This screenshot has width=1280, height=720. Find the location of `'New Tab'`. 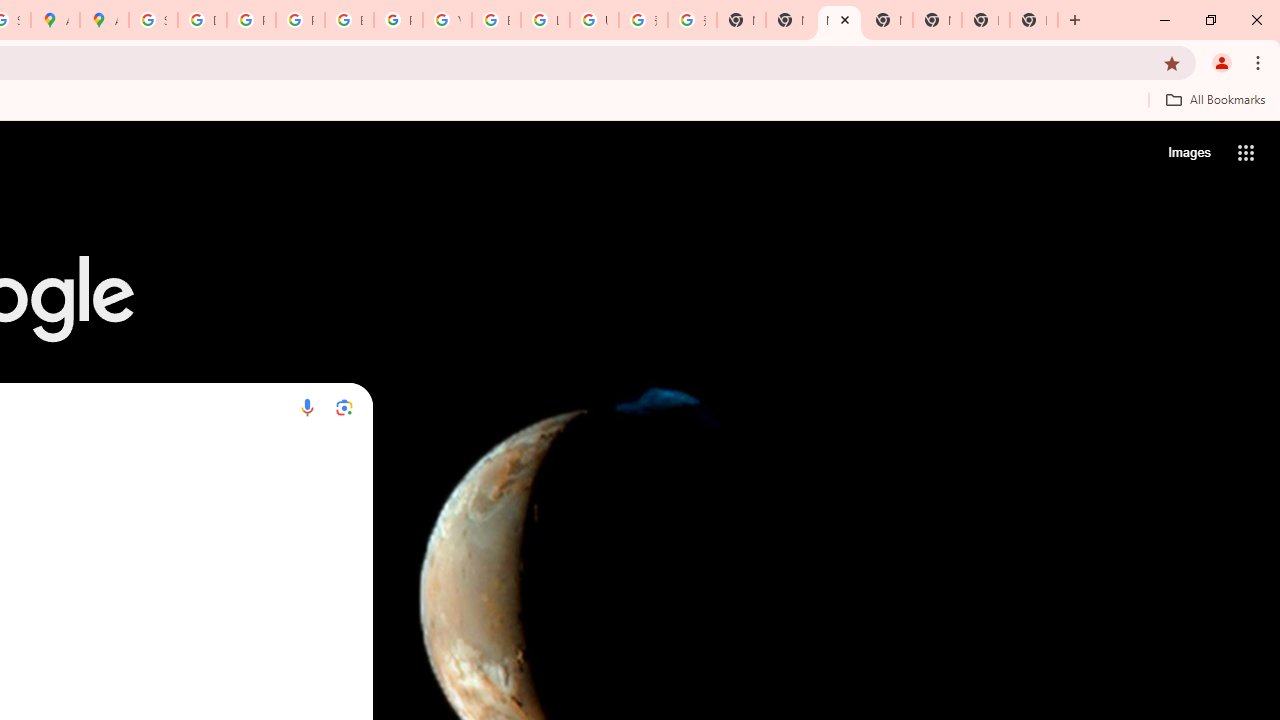

'New Tab' is located at coordinates (887, 20).